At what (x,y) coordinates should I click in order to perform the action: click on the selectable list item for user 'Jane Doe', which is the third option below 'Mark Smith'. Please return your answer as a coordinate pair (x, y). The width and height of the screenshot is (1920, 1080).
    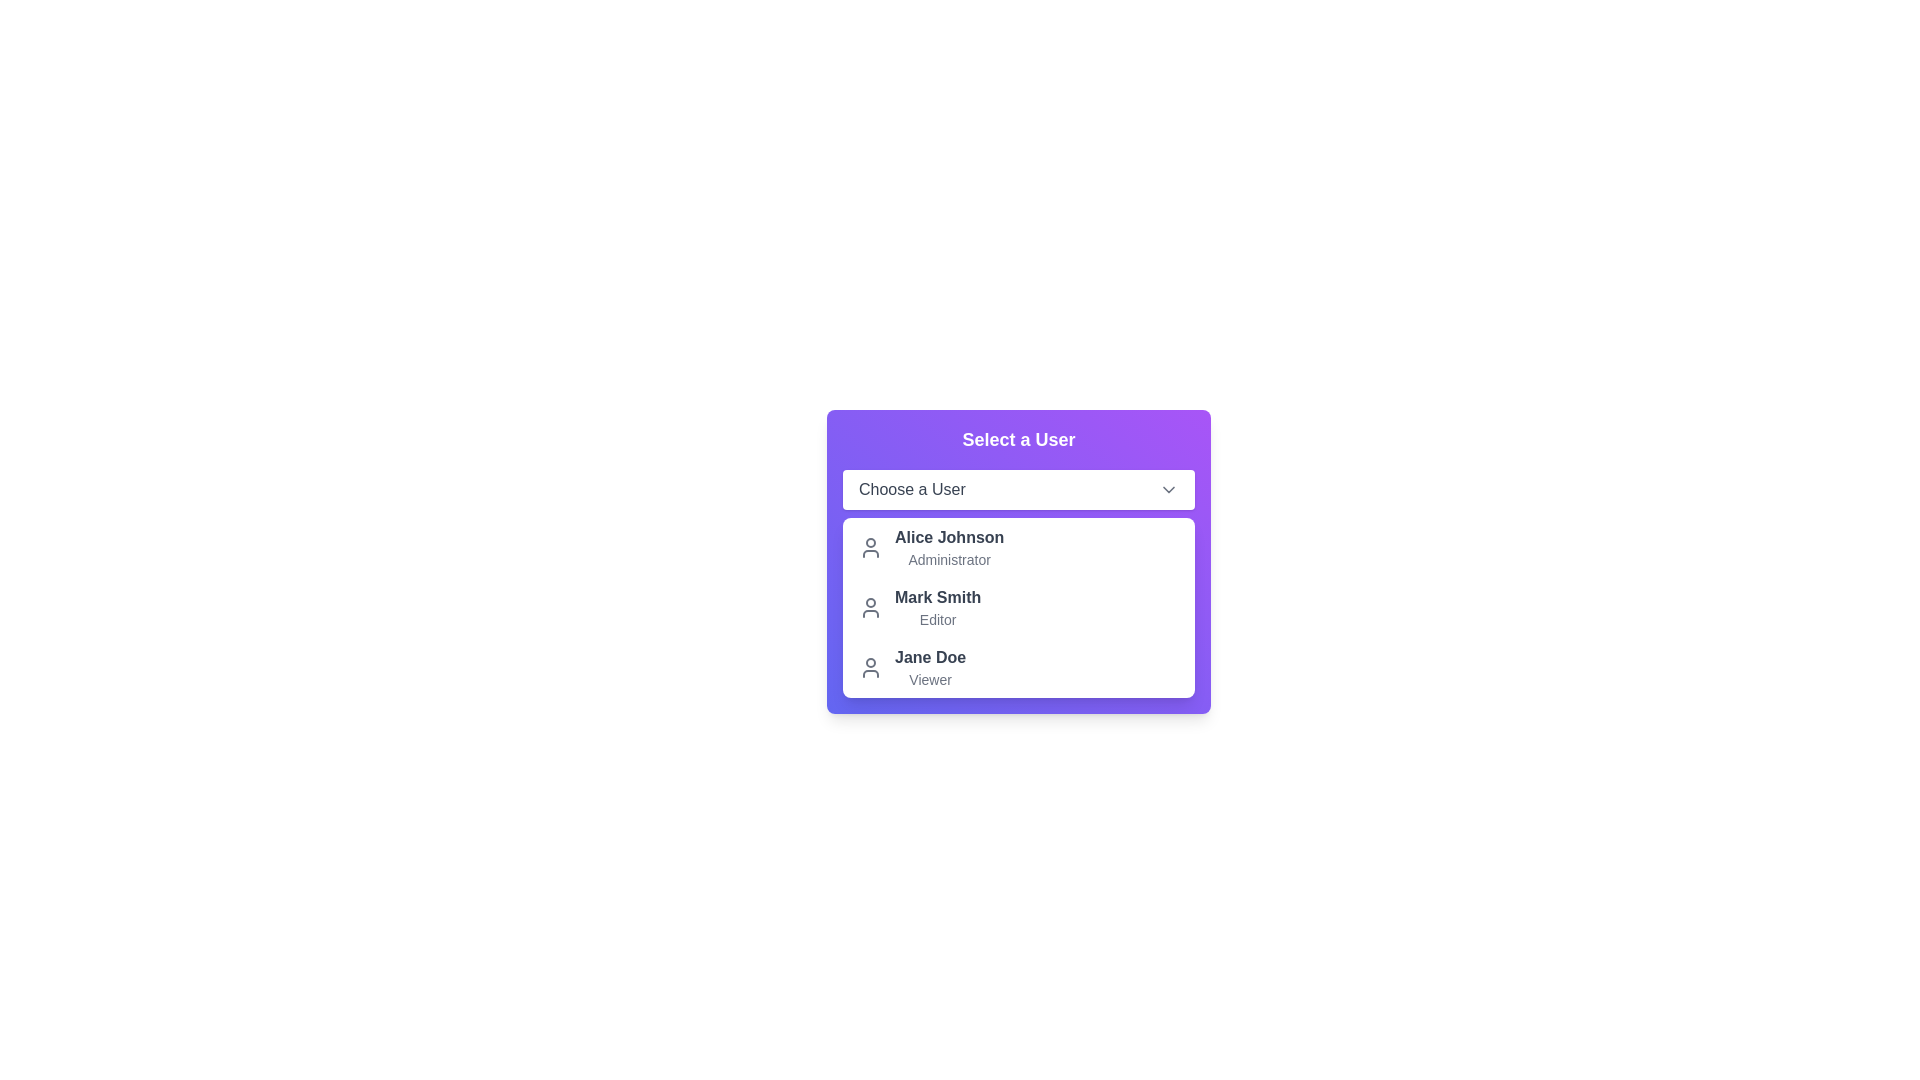
    Looking at the image, I should click on (911, 667).